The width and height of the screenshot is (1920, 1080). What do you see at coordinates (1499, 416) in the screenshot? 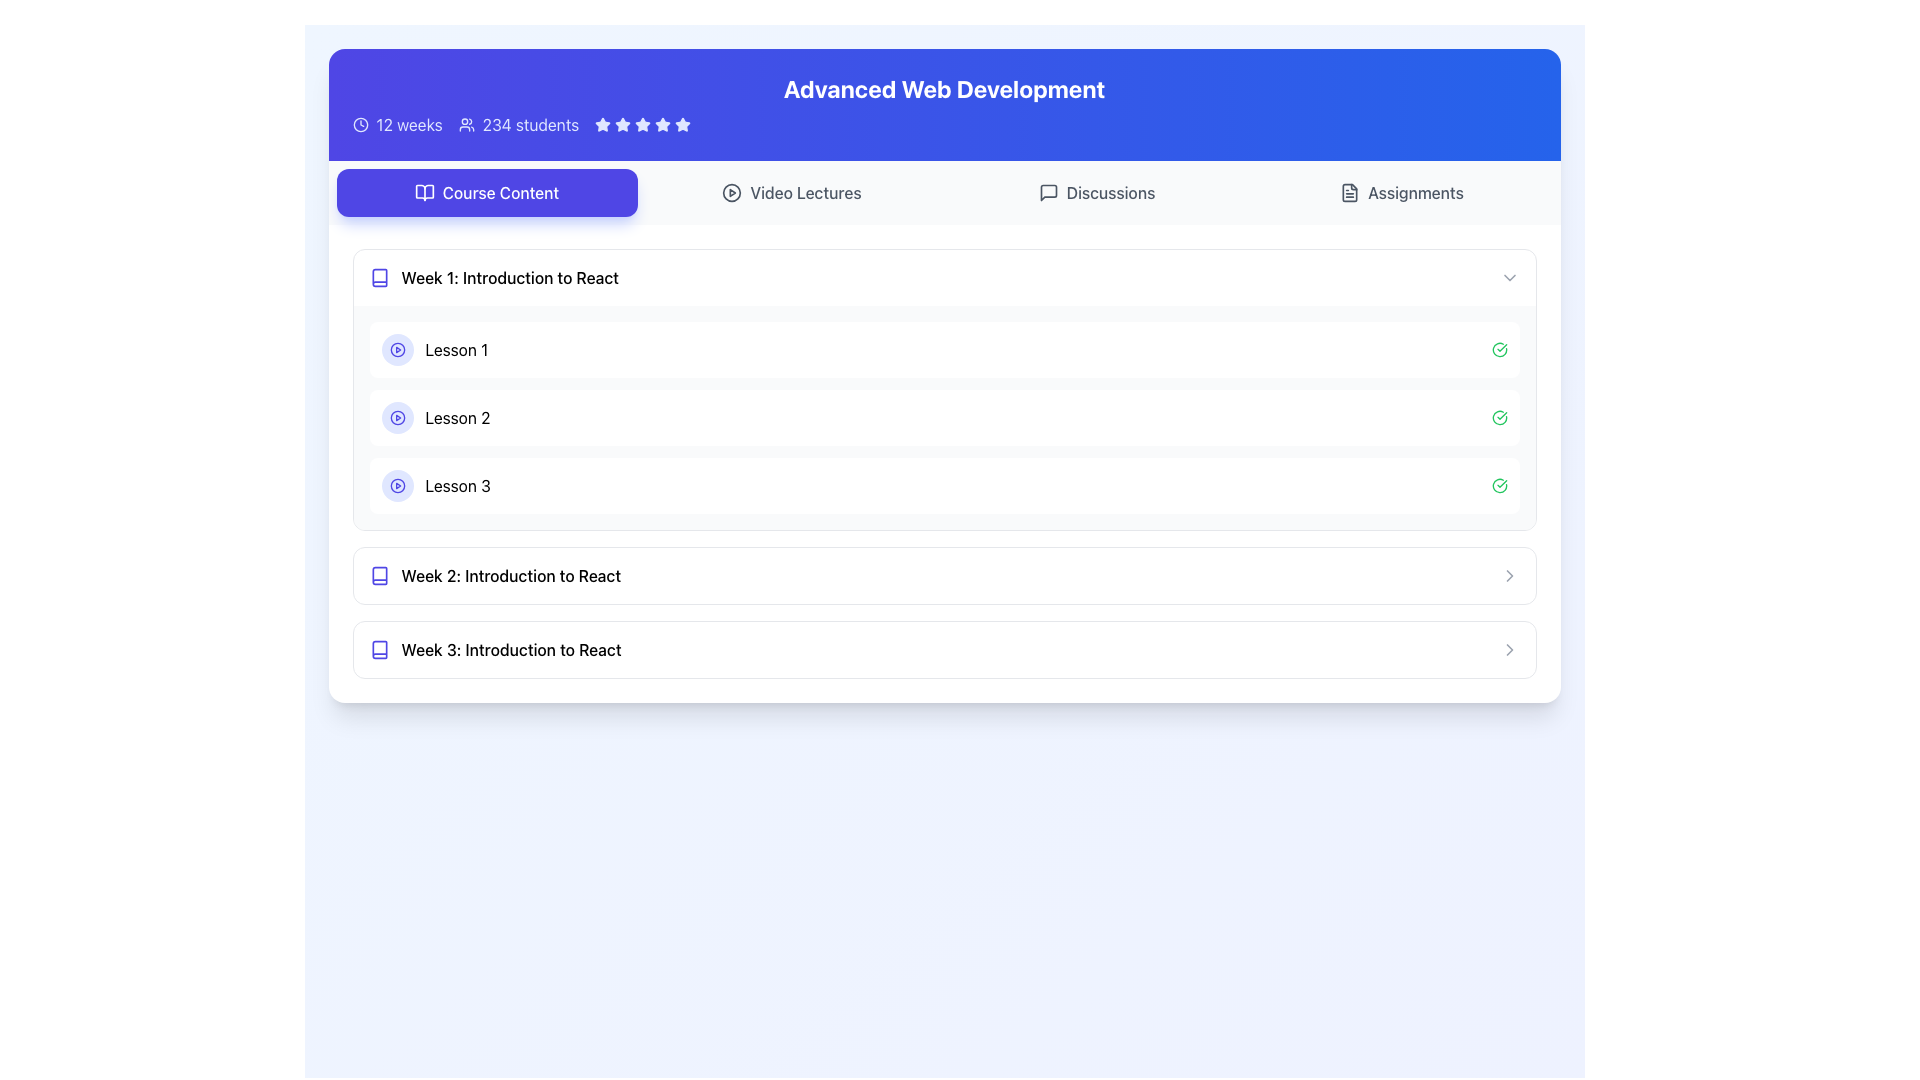
I see `the green circular checkmark icon located at the far-right side of the row labeled 'Lesson 2' in the 'Week 1: Introduction to React' section` at bounding box center [1499, 416].